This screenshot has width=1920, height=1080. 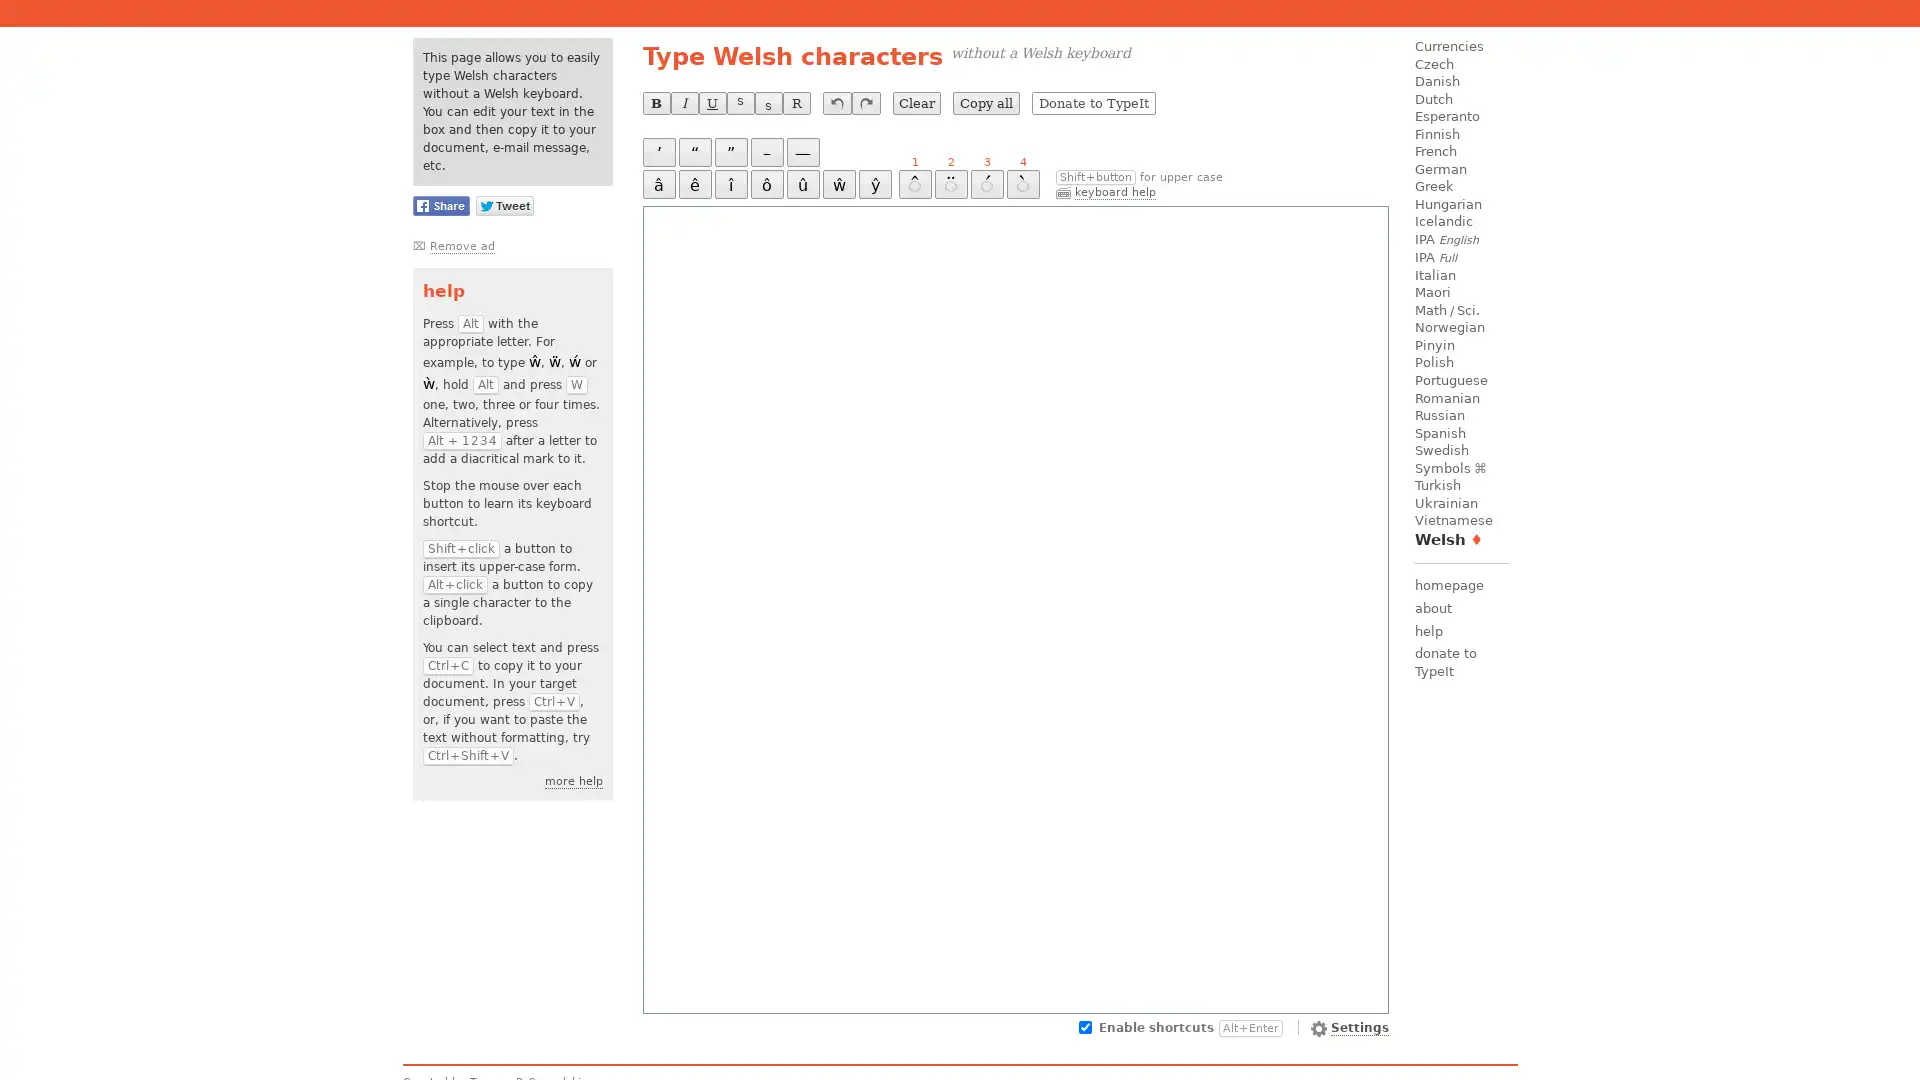 I want to click on 4, so click(x=1022, y=184).